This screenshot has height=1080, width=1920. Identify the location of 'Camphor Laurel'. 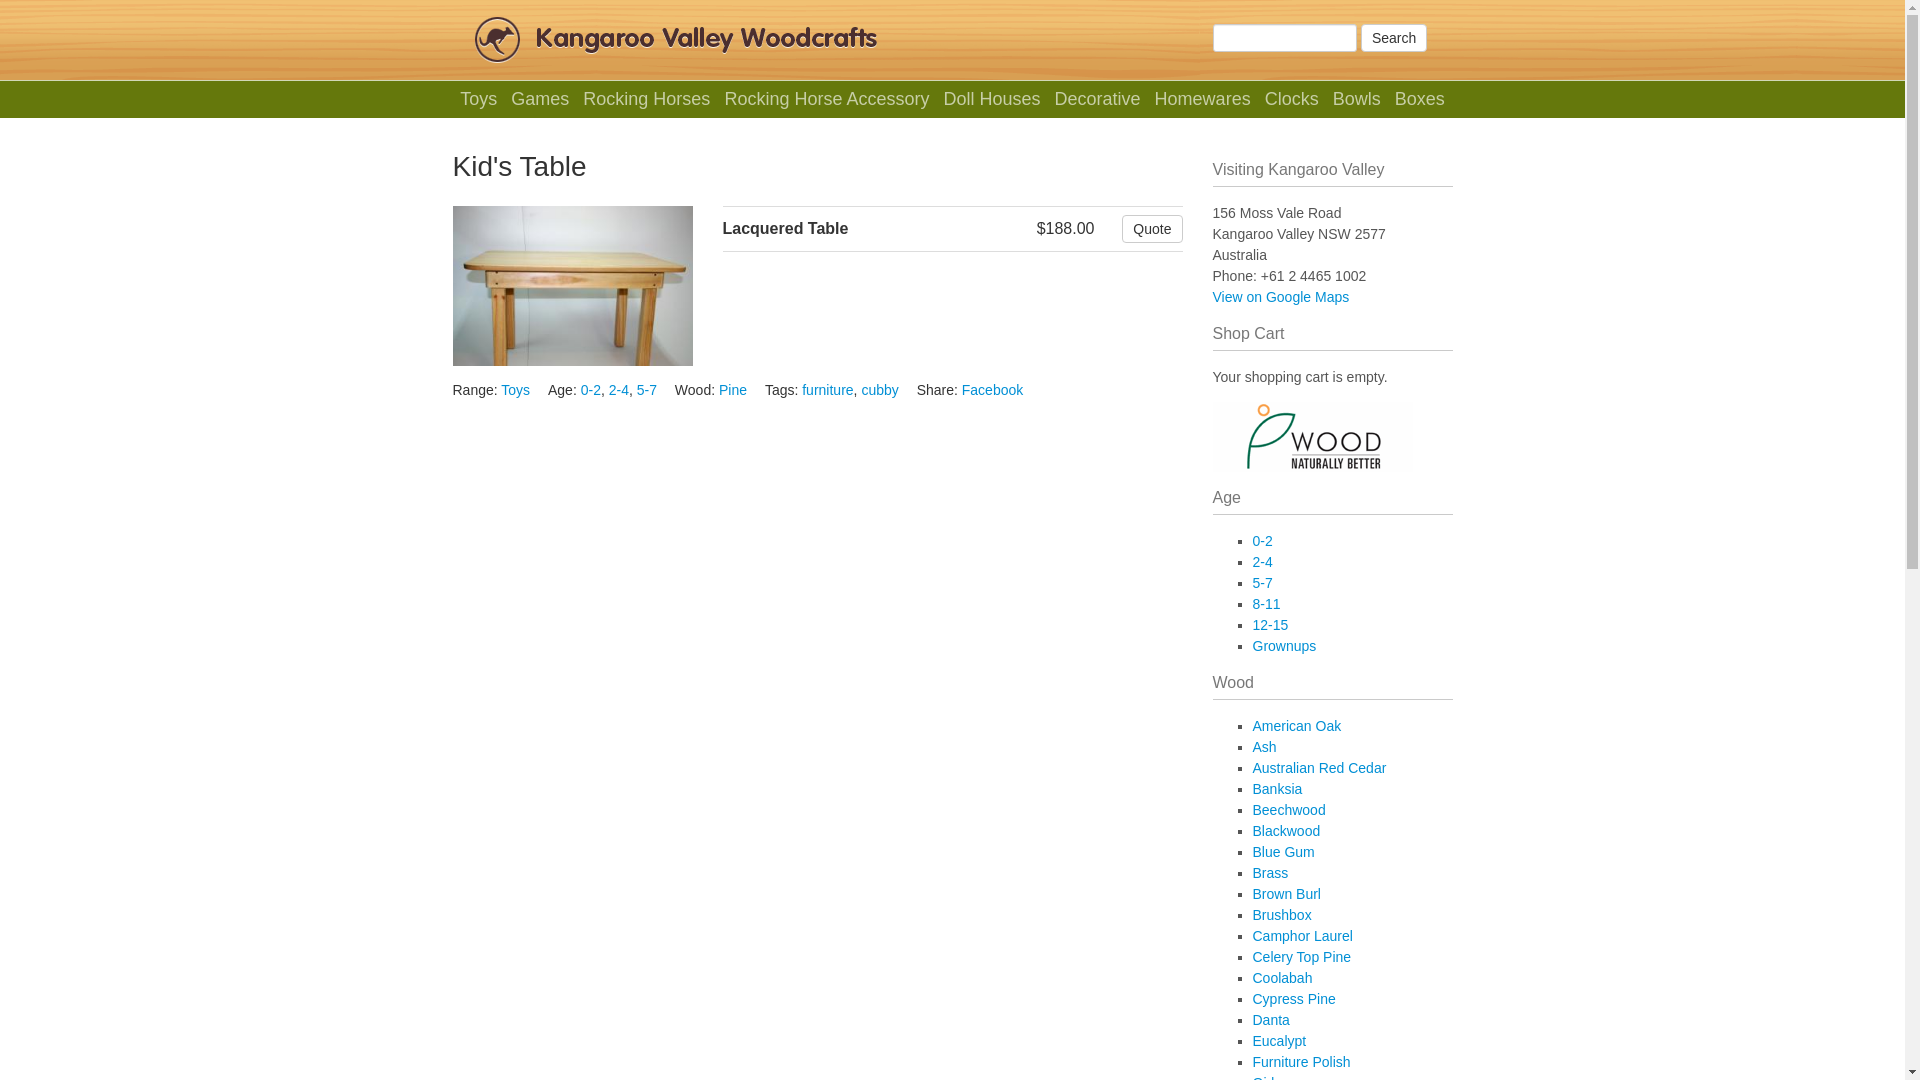
(1301, 936).